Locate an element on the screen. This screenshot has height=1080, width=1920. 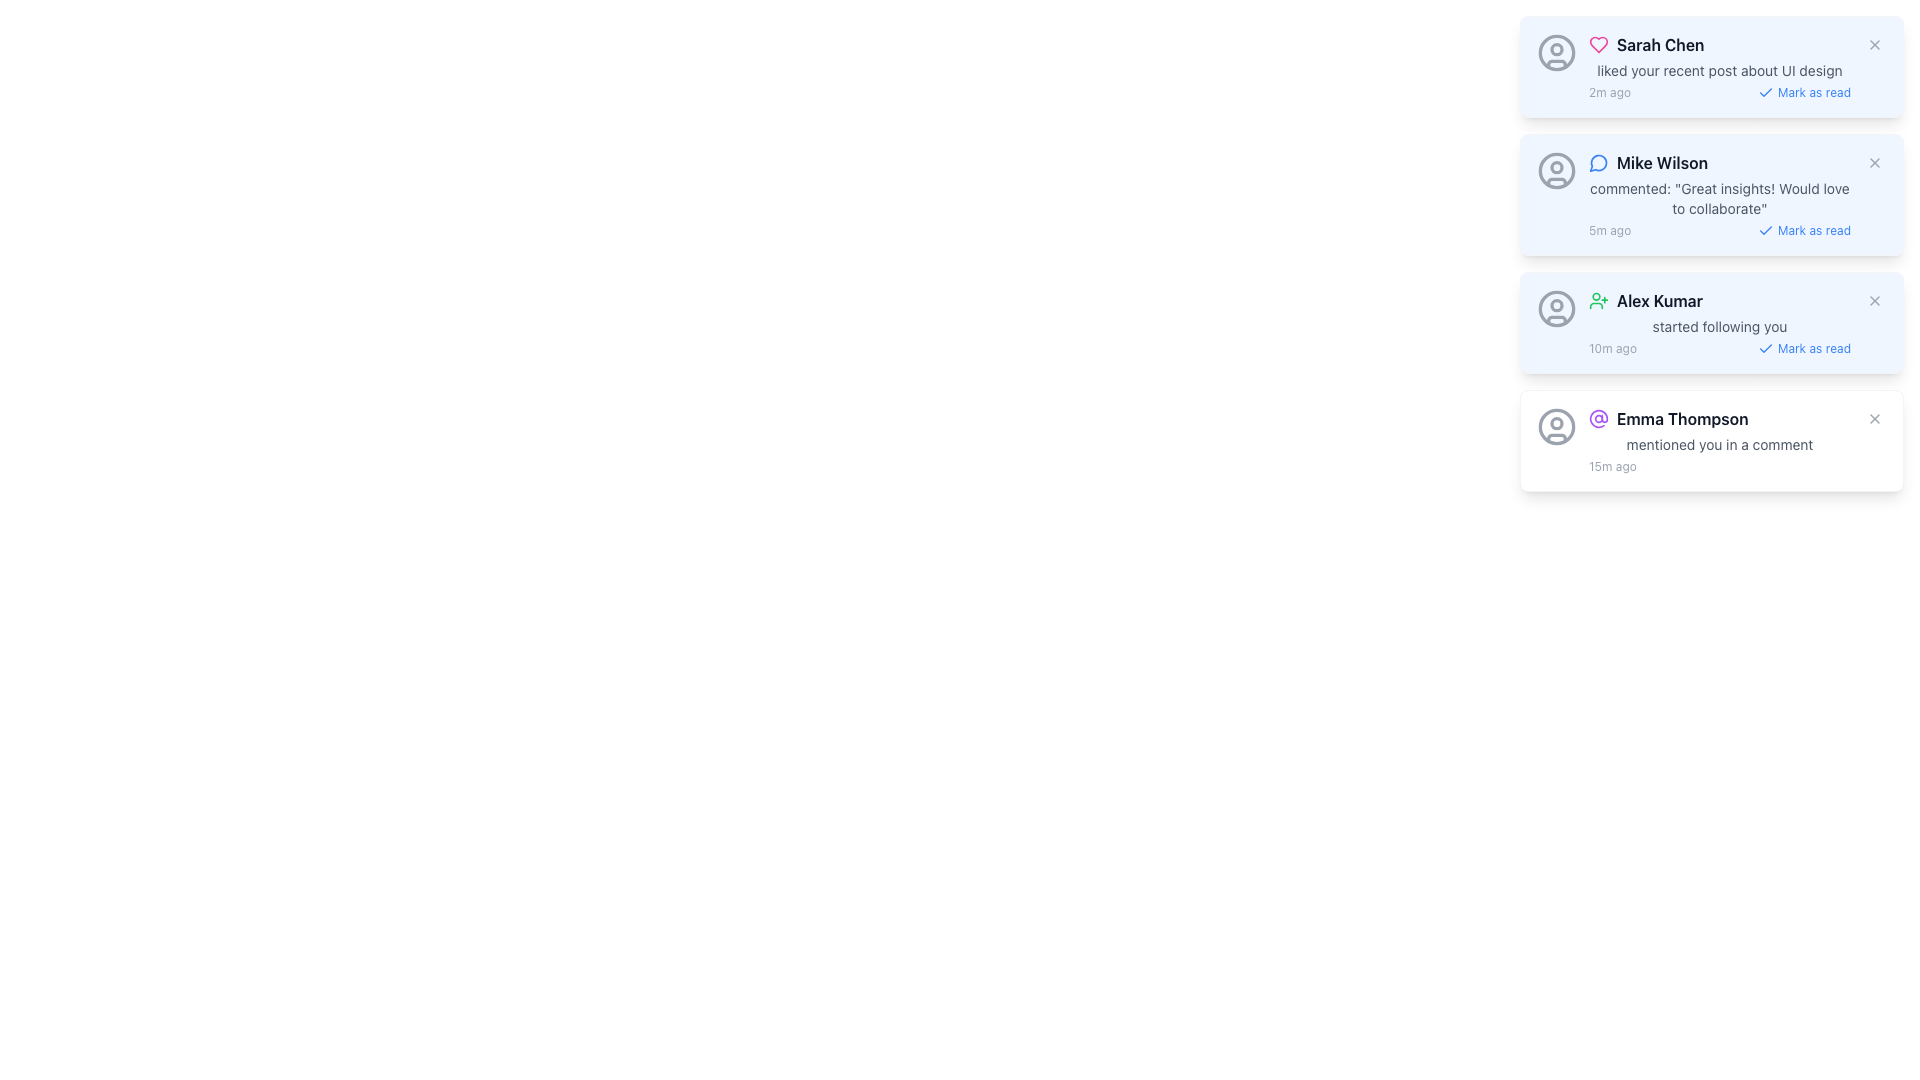
the dismiss button located at the top-right corner of the notification card for 'Mike Wilson' is located at coordinates (1874, 161).